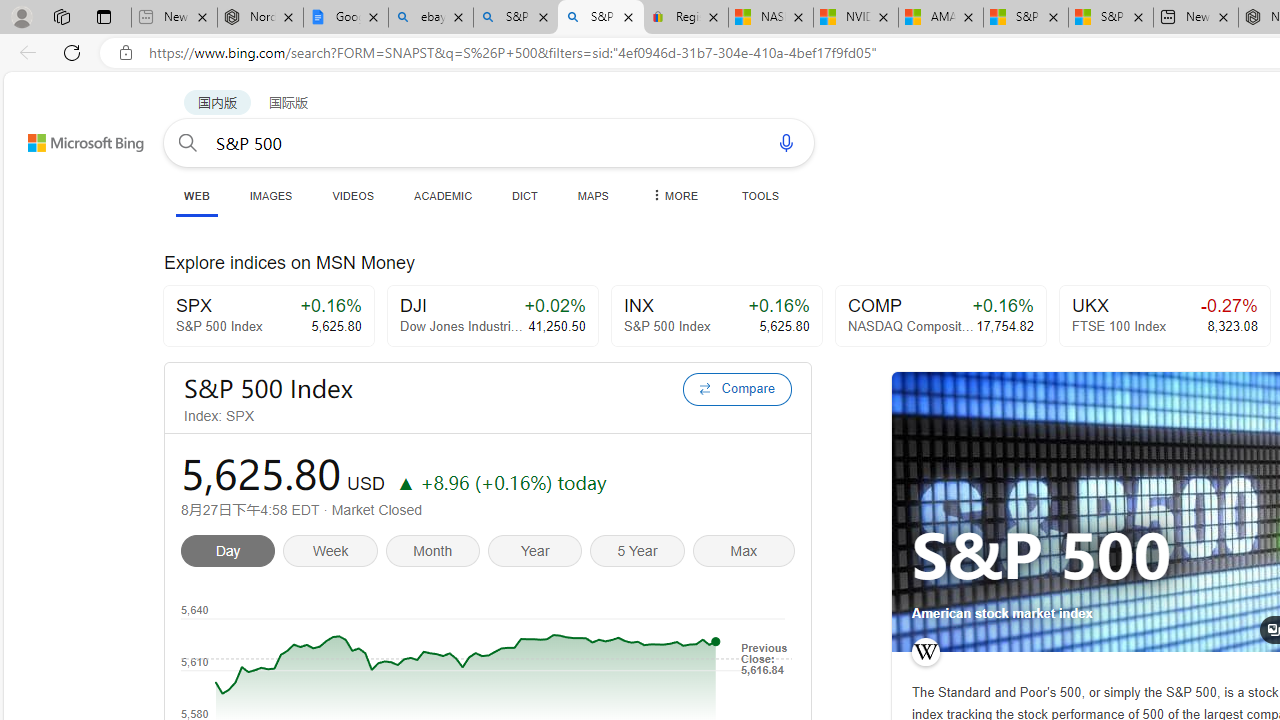 The height and width of the screenshot is (720, 1280). I want to click on 'WEB', so click(197, 197).